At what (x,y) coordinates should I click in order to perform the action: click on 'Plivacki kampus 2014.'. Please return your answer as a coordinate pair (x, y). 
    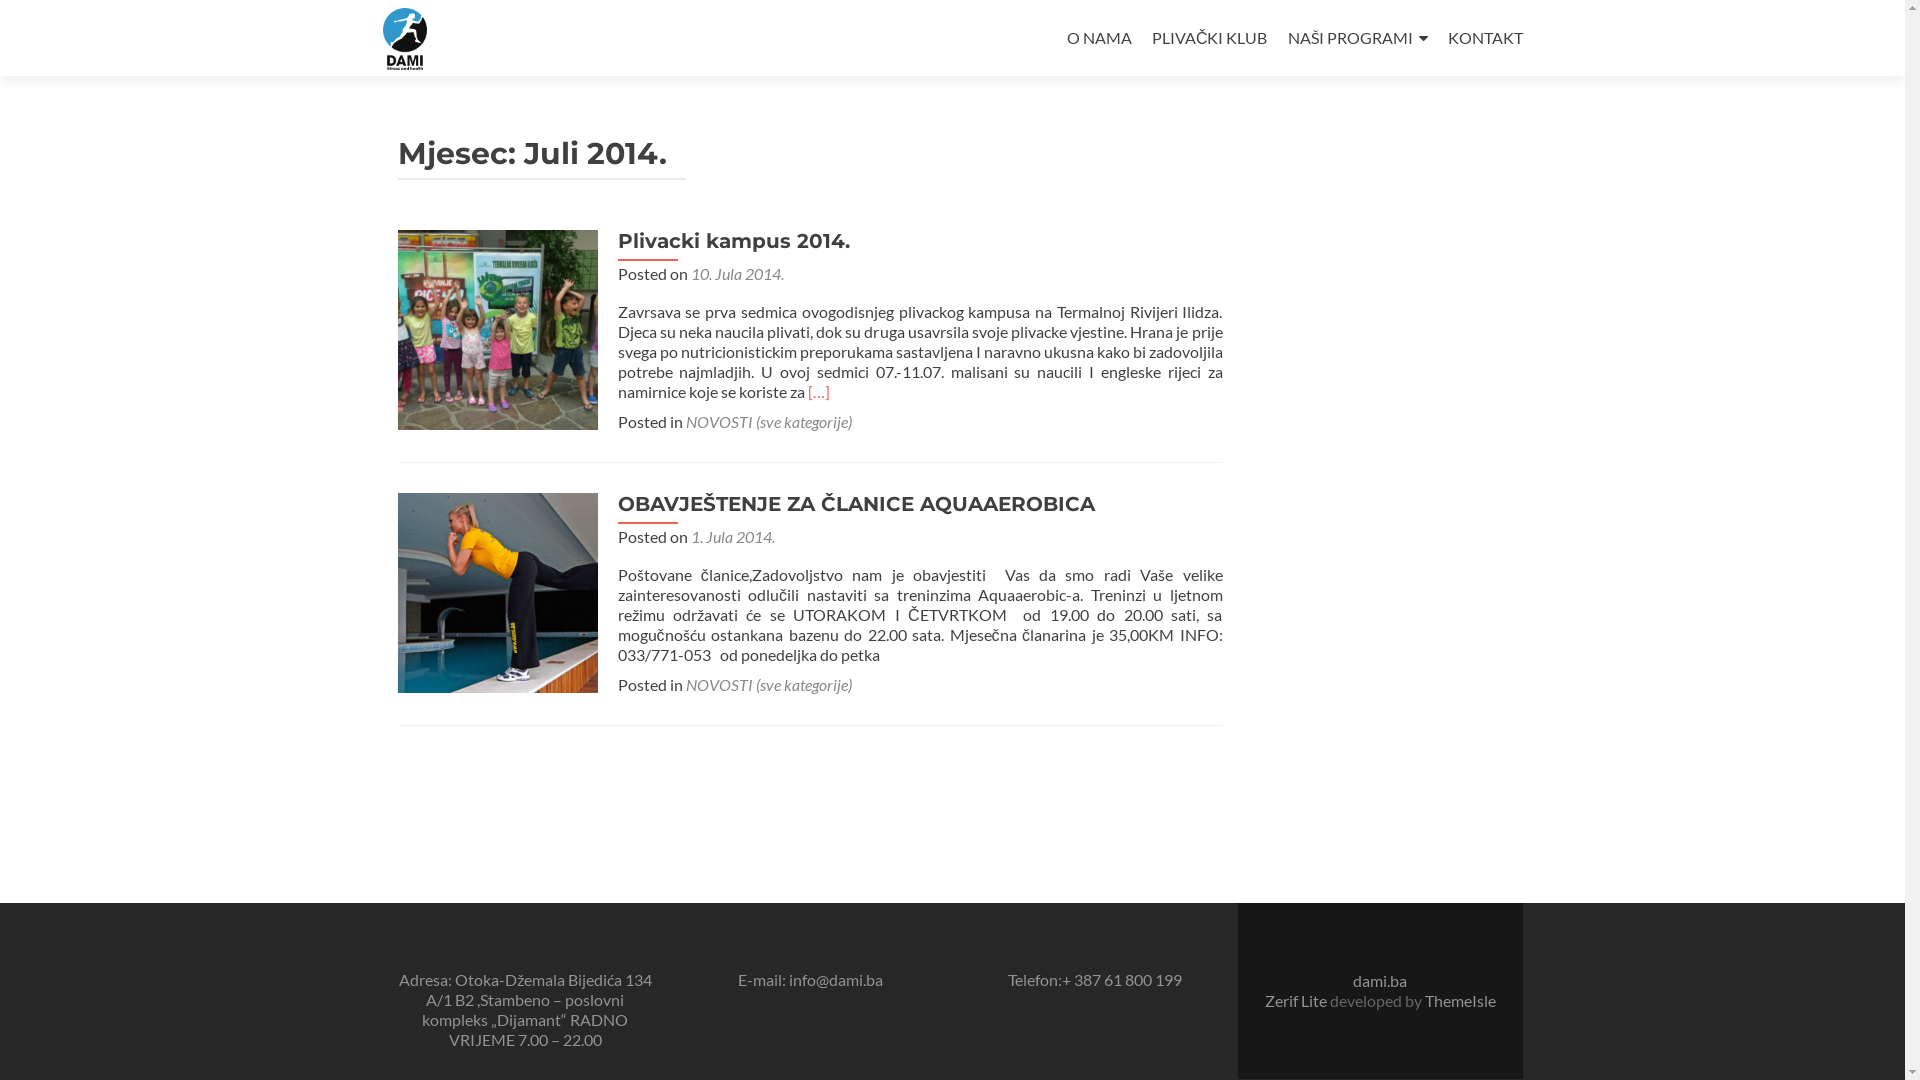
    Looking at the image, I should click on (498, 326).